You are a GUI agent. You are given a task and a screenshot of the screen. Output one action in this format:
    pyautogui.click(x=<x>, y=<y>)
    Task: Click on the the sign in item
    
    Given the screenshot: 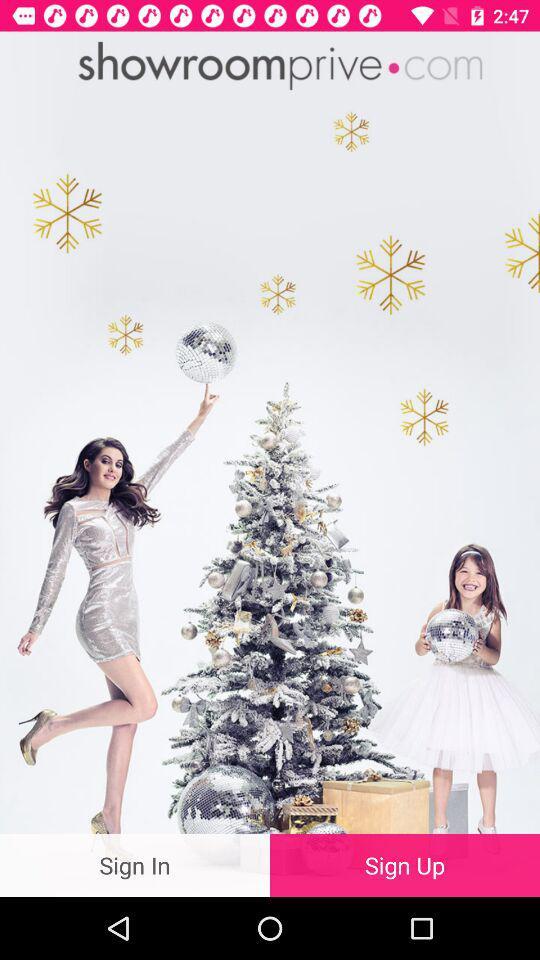 What is the action you would take?
    pyautogui.click(x=135, y=864)
    